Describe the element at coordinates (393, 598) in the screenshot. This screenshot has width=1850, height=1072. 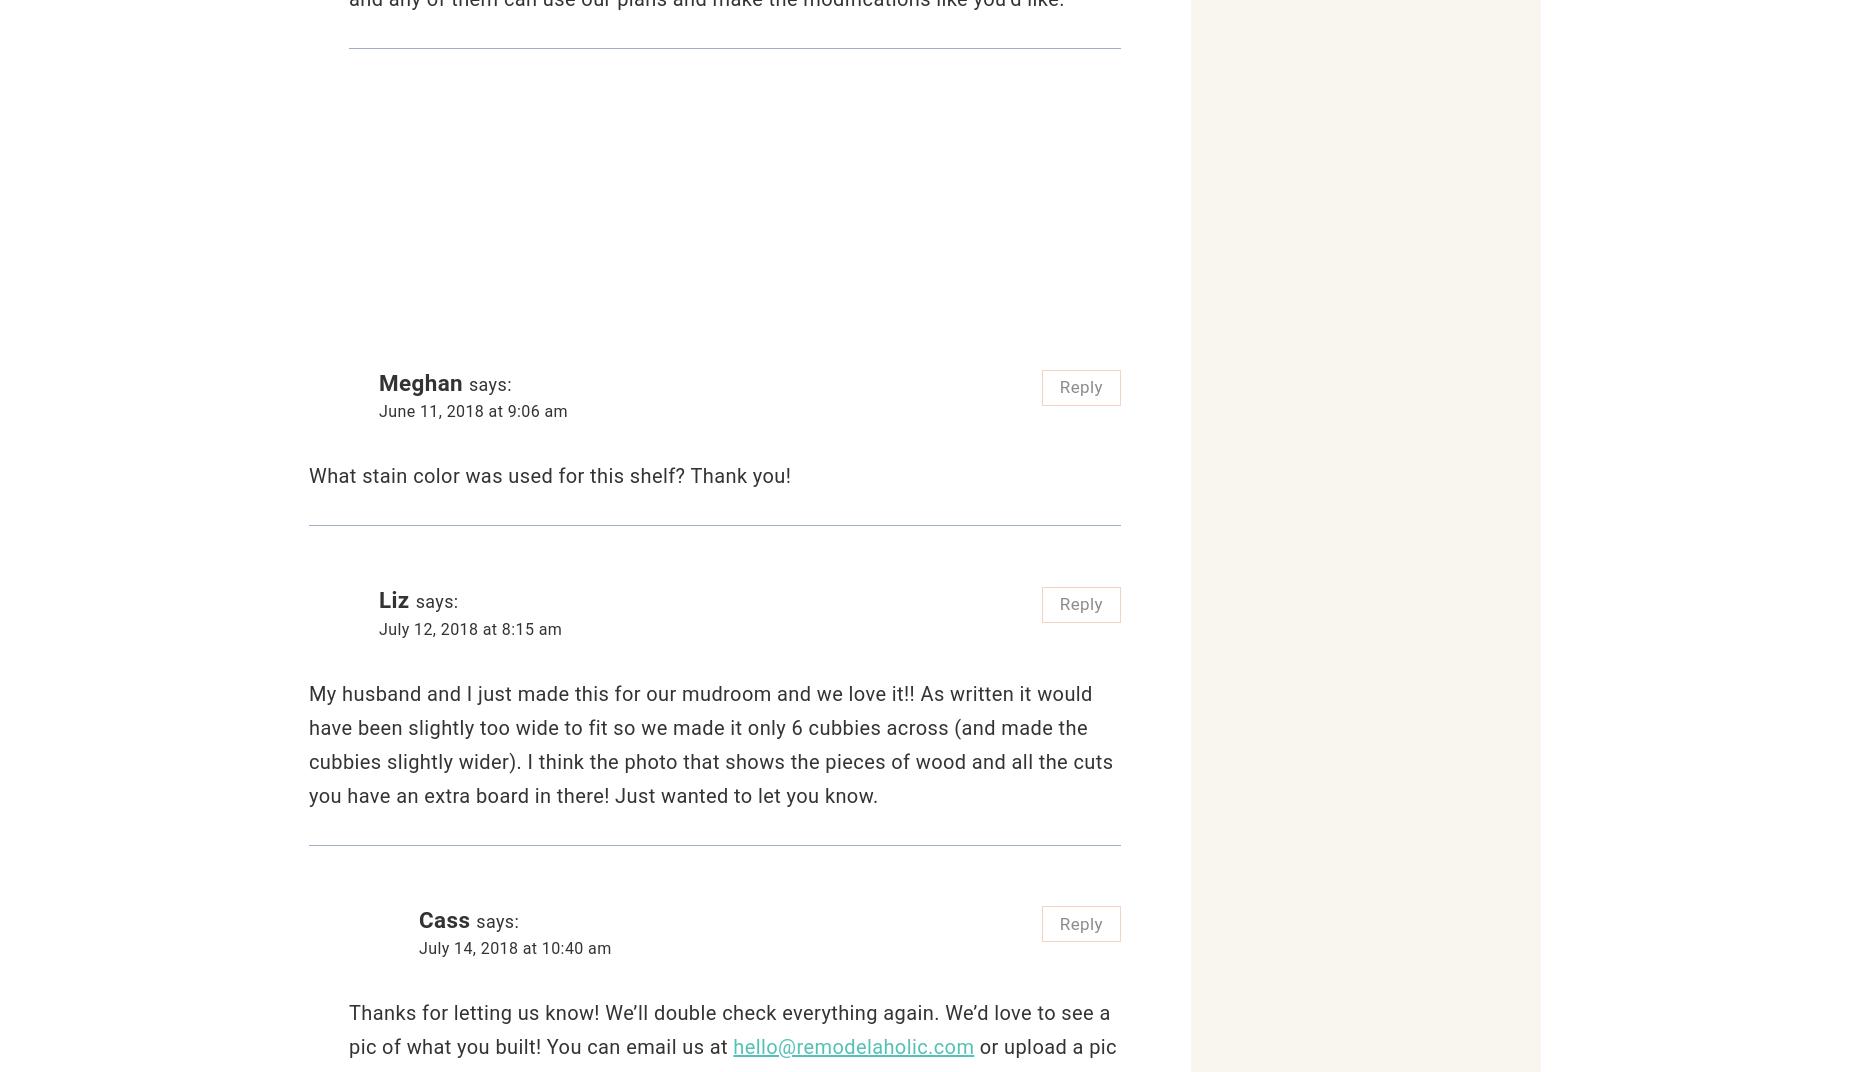
I see `'Liz'` at that location.